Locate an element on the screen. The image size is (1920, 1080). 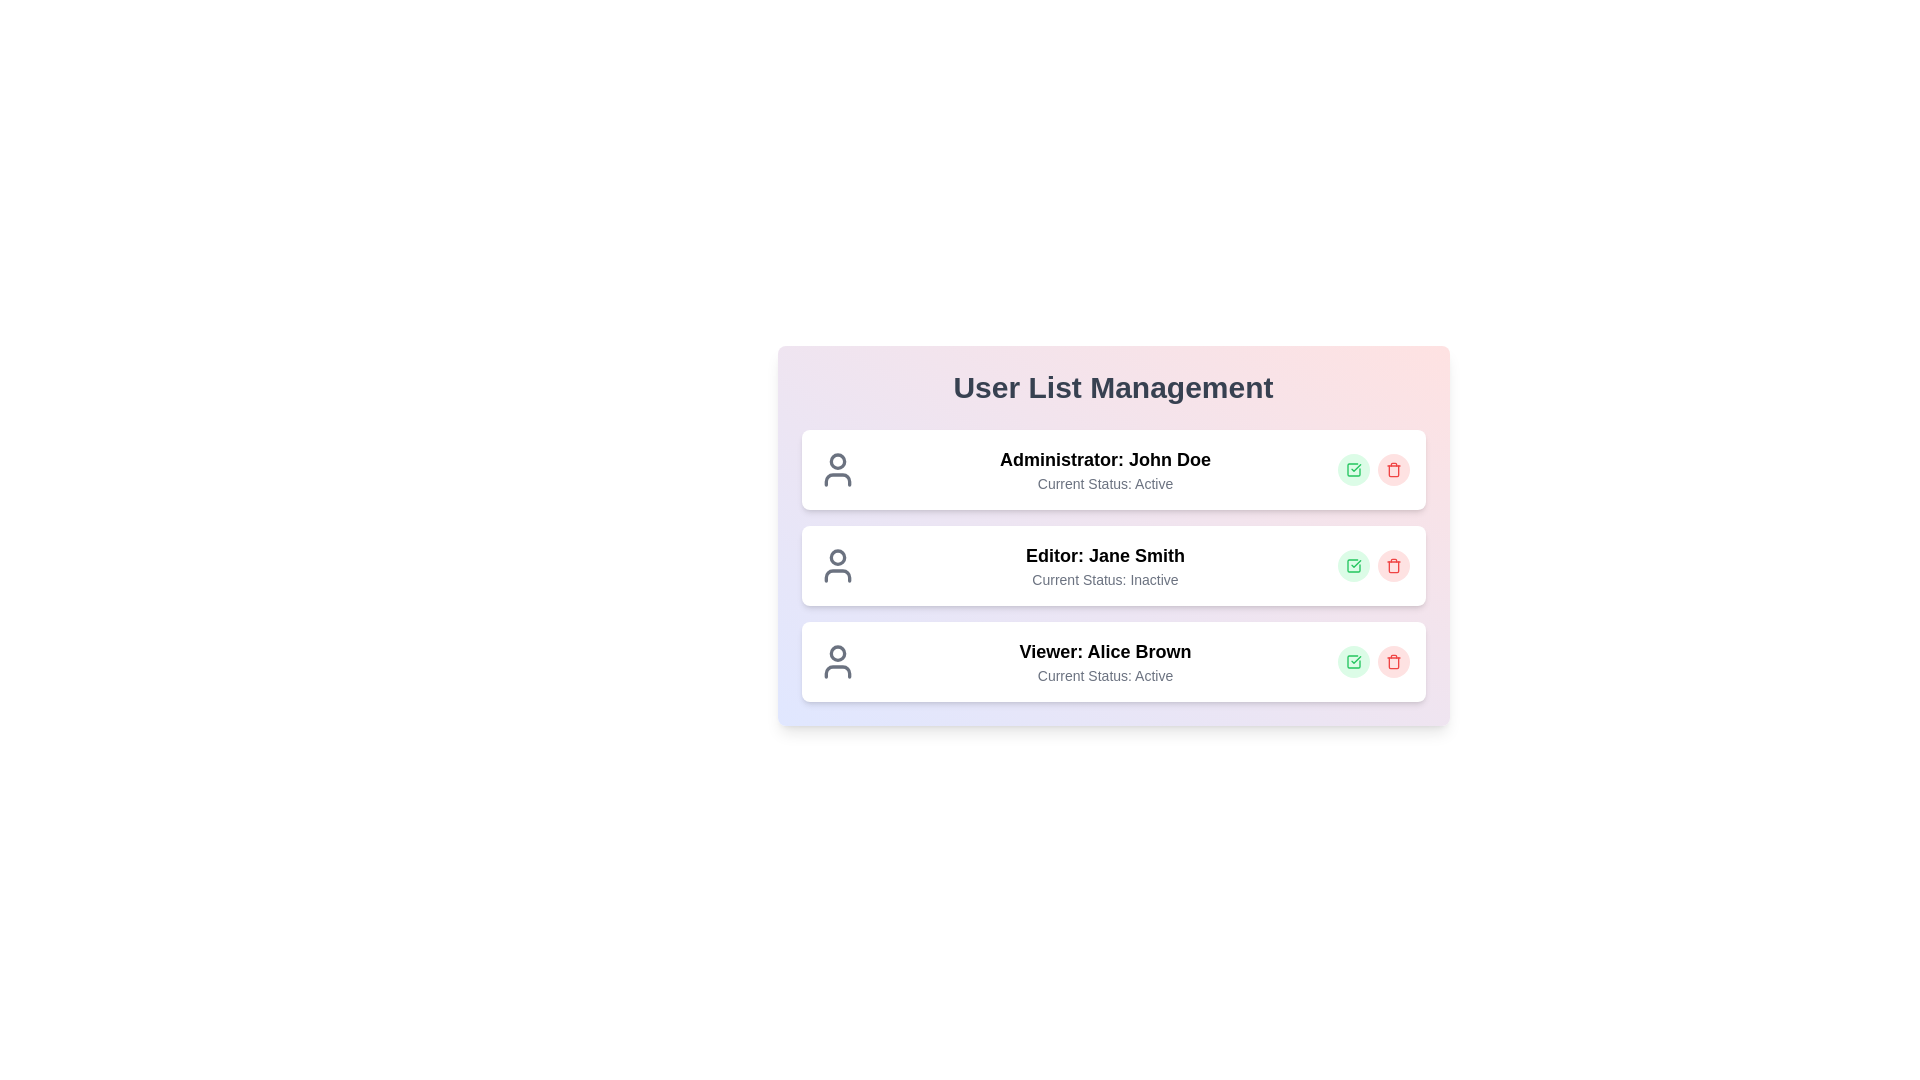
the circular red button with a trash icon located in the row of 'Viewer: Alice Brown' is located at coordinates (1392, 662).